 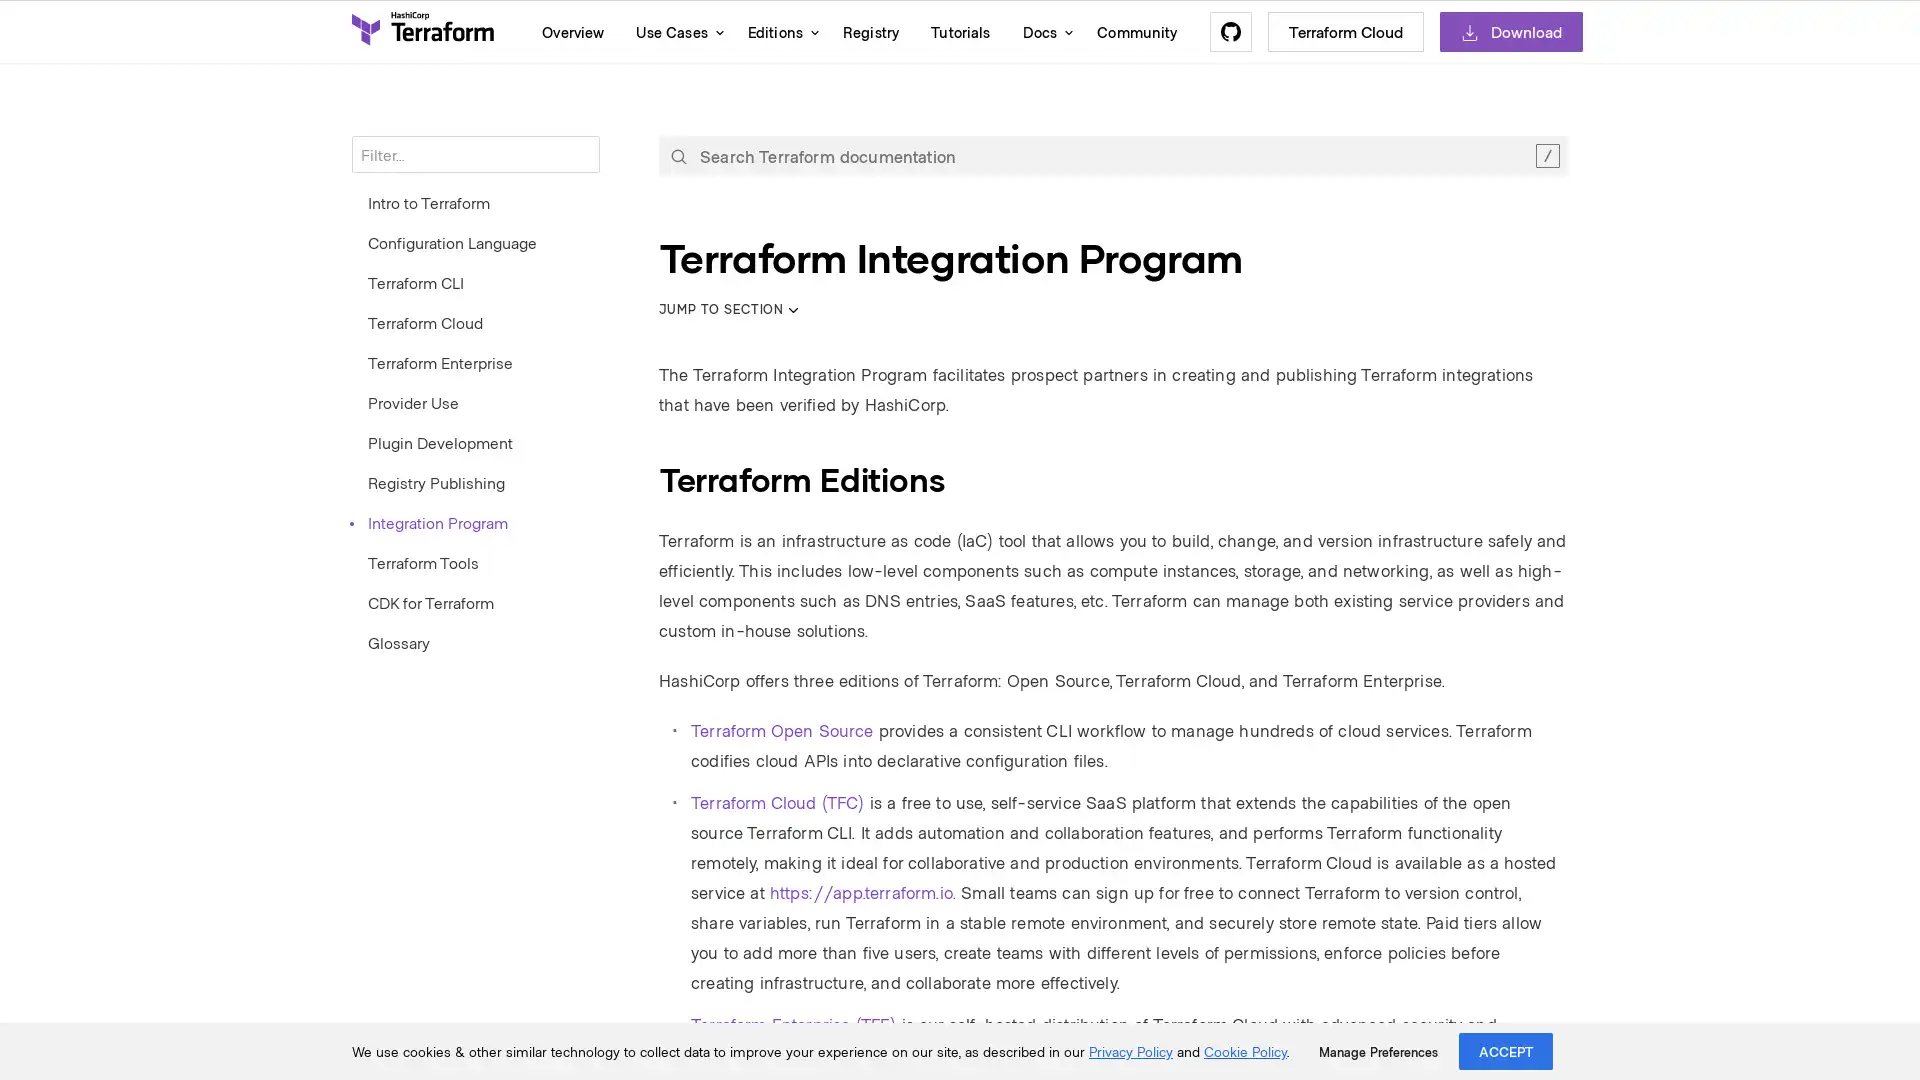 I want to click on Manage Preferences, so click(x=1377, y=1051).